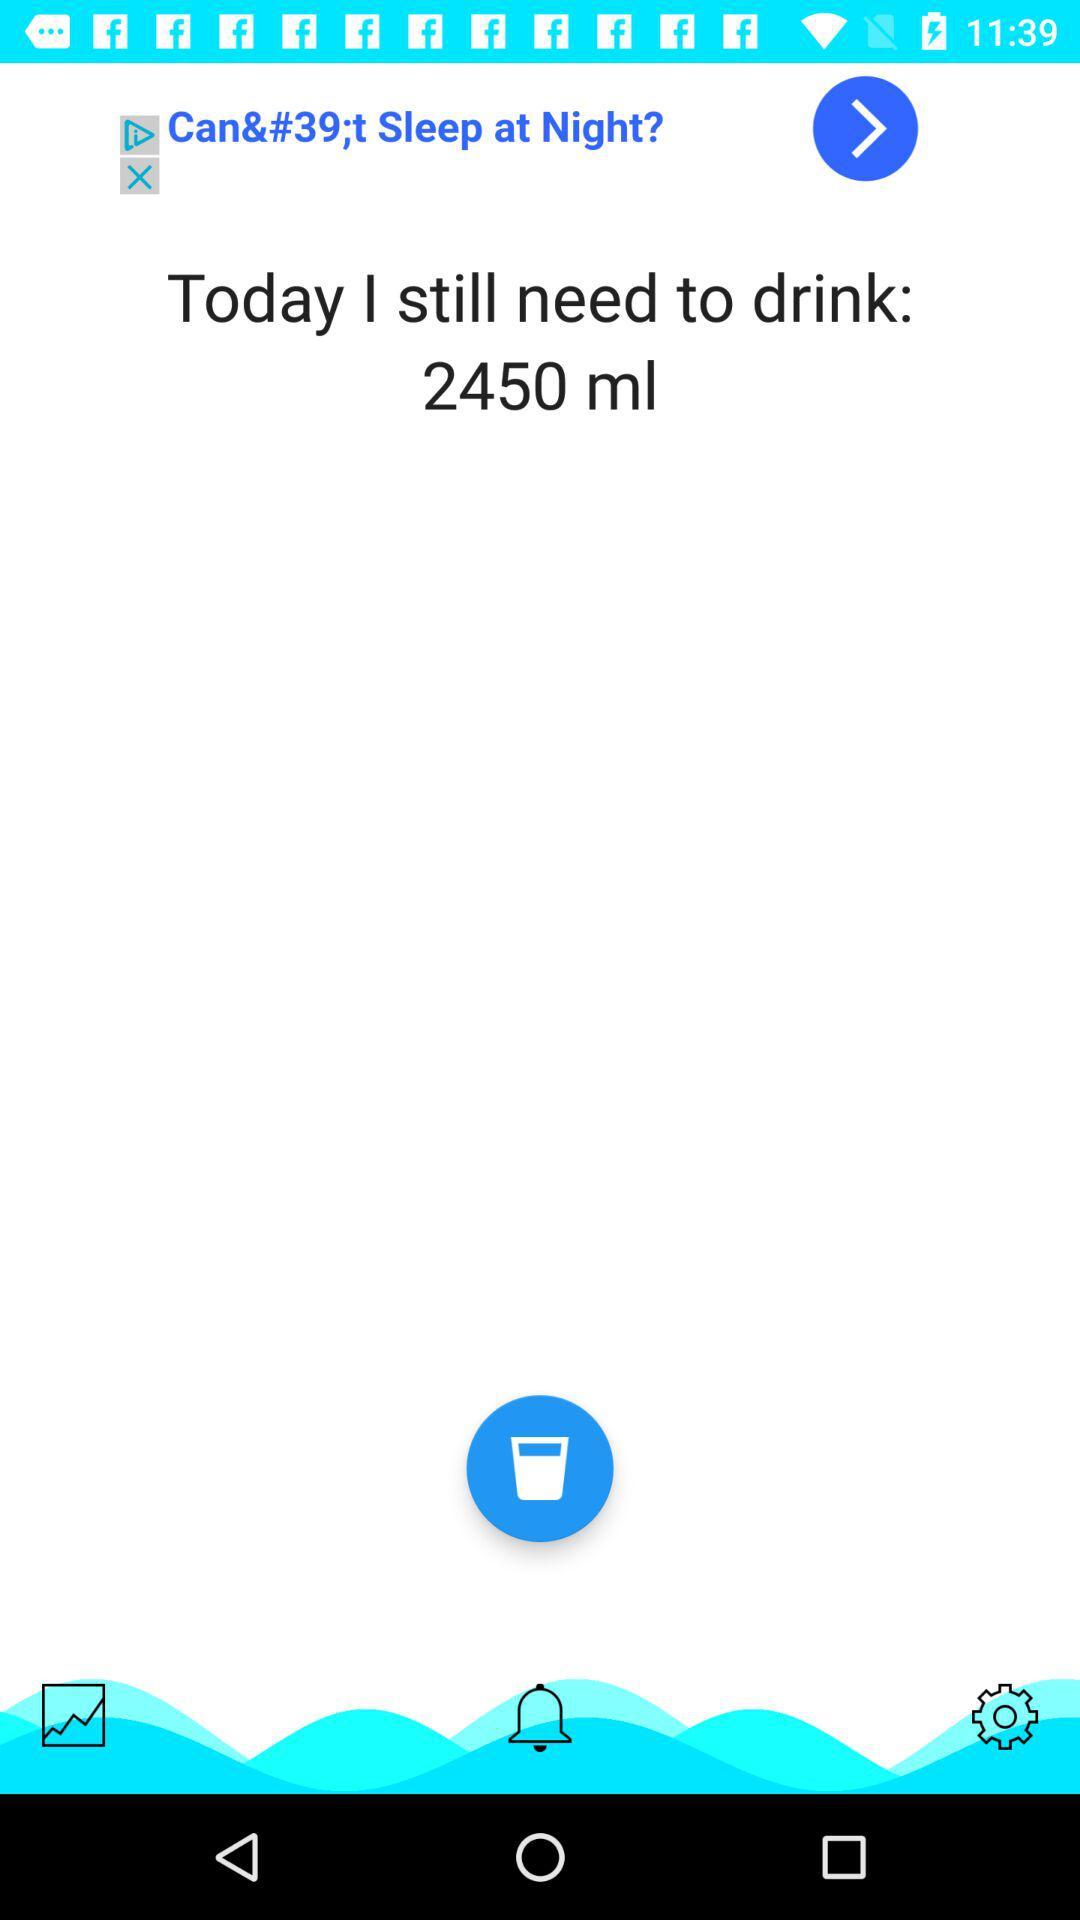  I want to click on settings, so click(1005, 1715).